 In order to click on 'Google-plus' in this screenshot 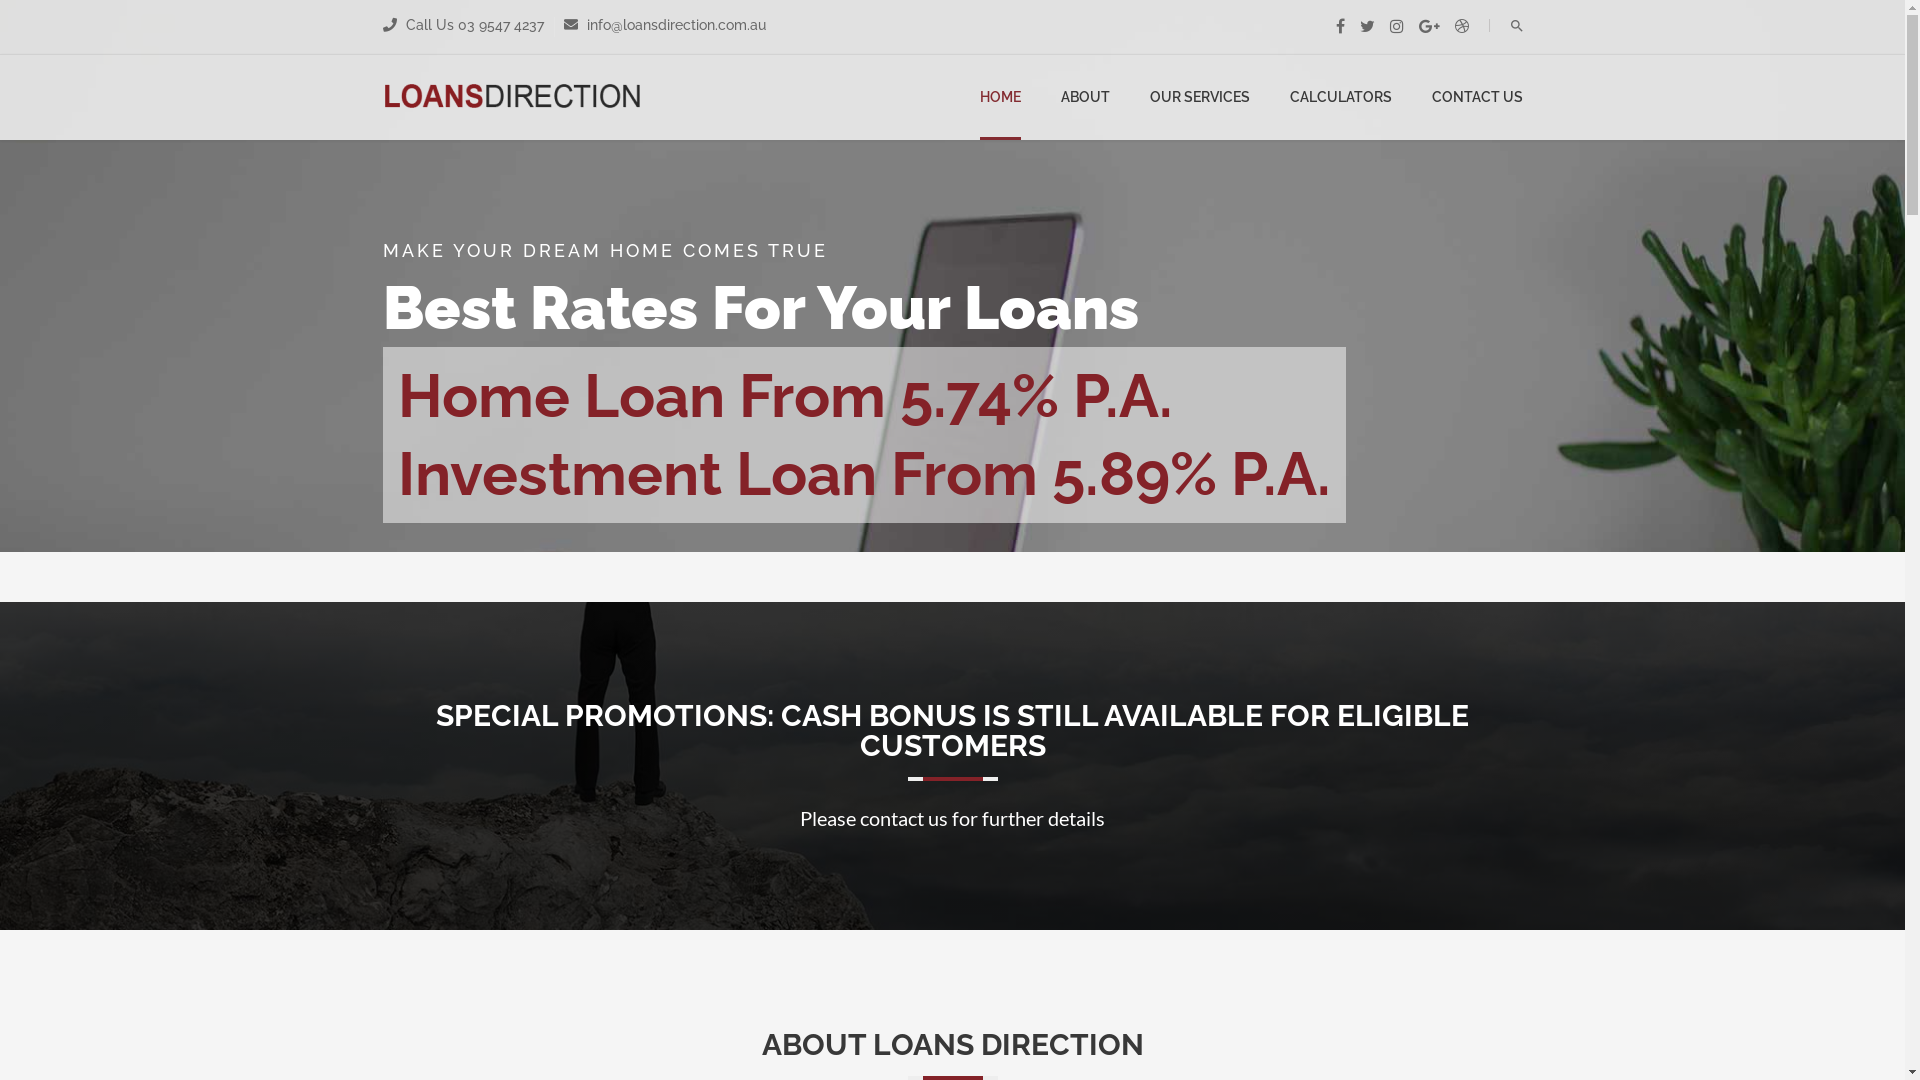, I will do `click(1427, 26)`.